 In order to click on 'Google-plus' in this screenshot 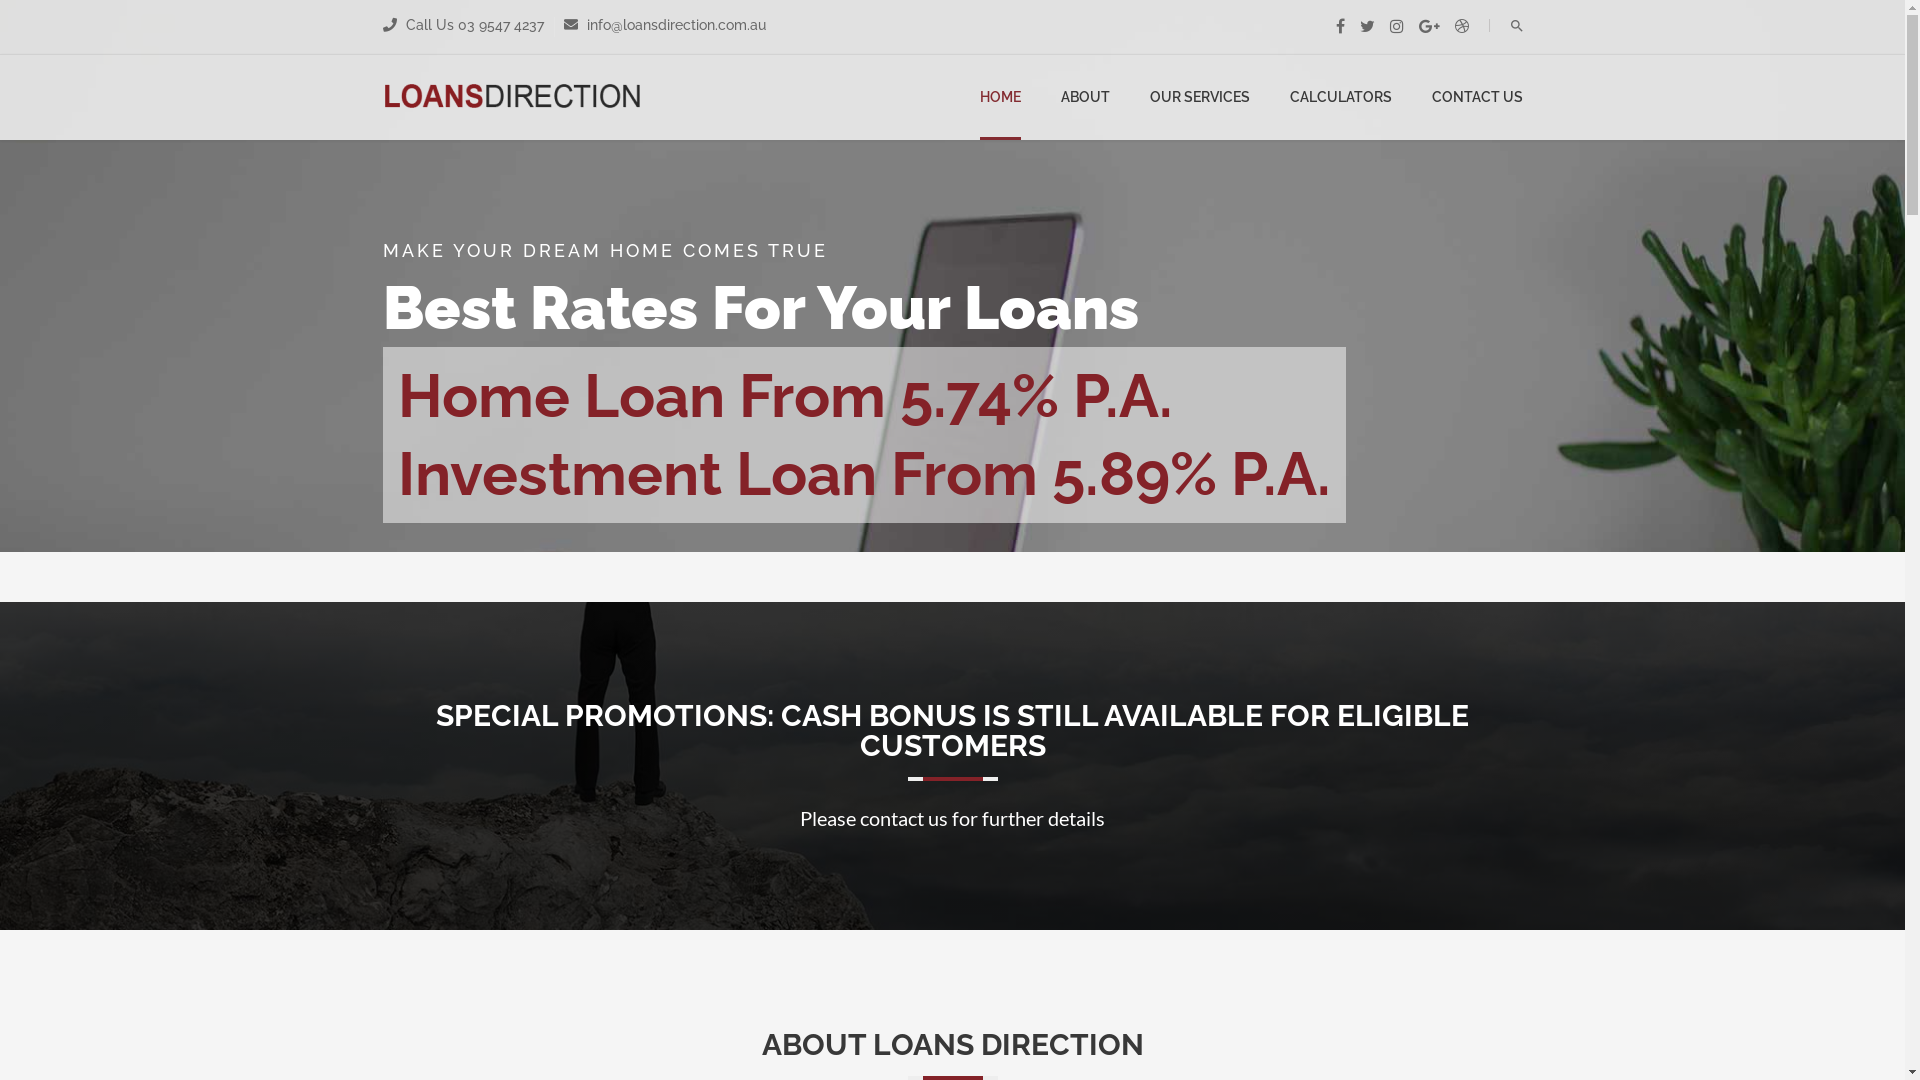, I will do `click(1427, 26)`.